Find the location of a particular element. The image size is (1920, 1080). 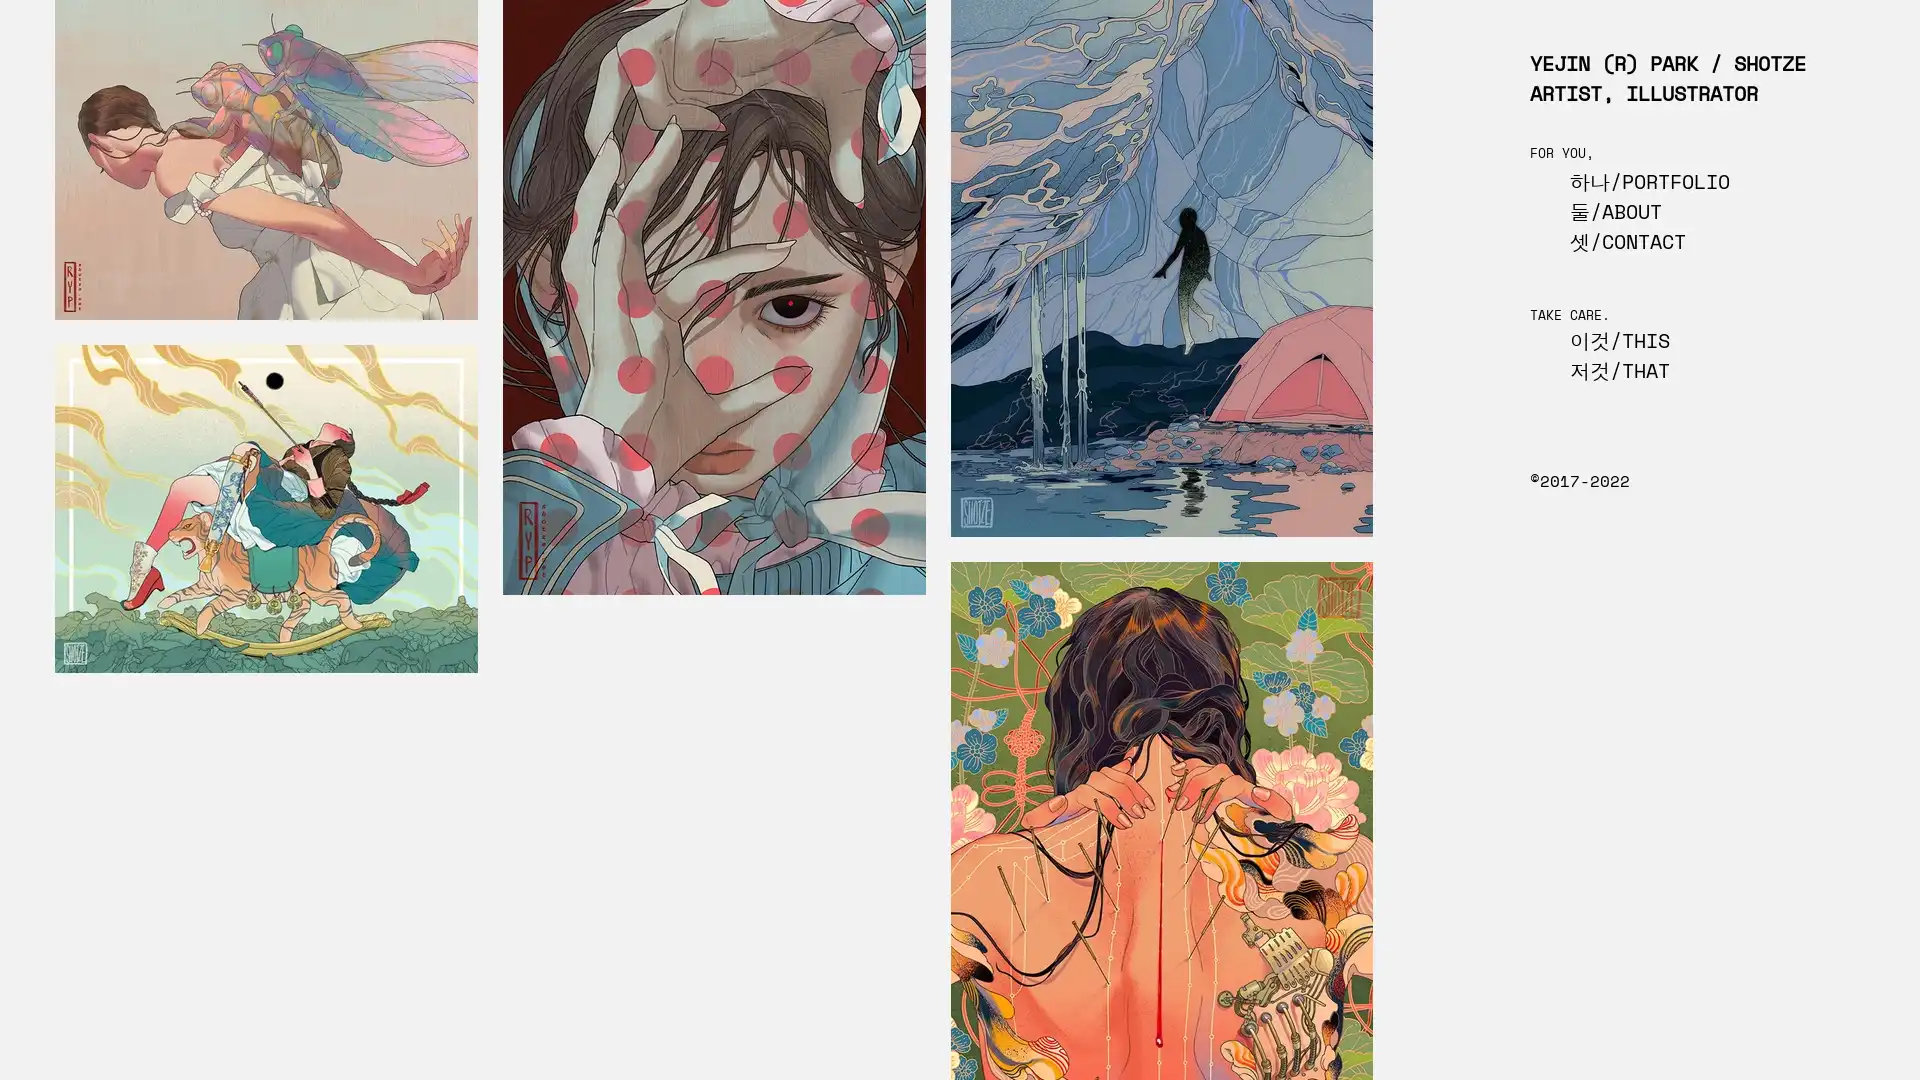

TIGER (THE HUNTER) is located at coordinates (265, 508).